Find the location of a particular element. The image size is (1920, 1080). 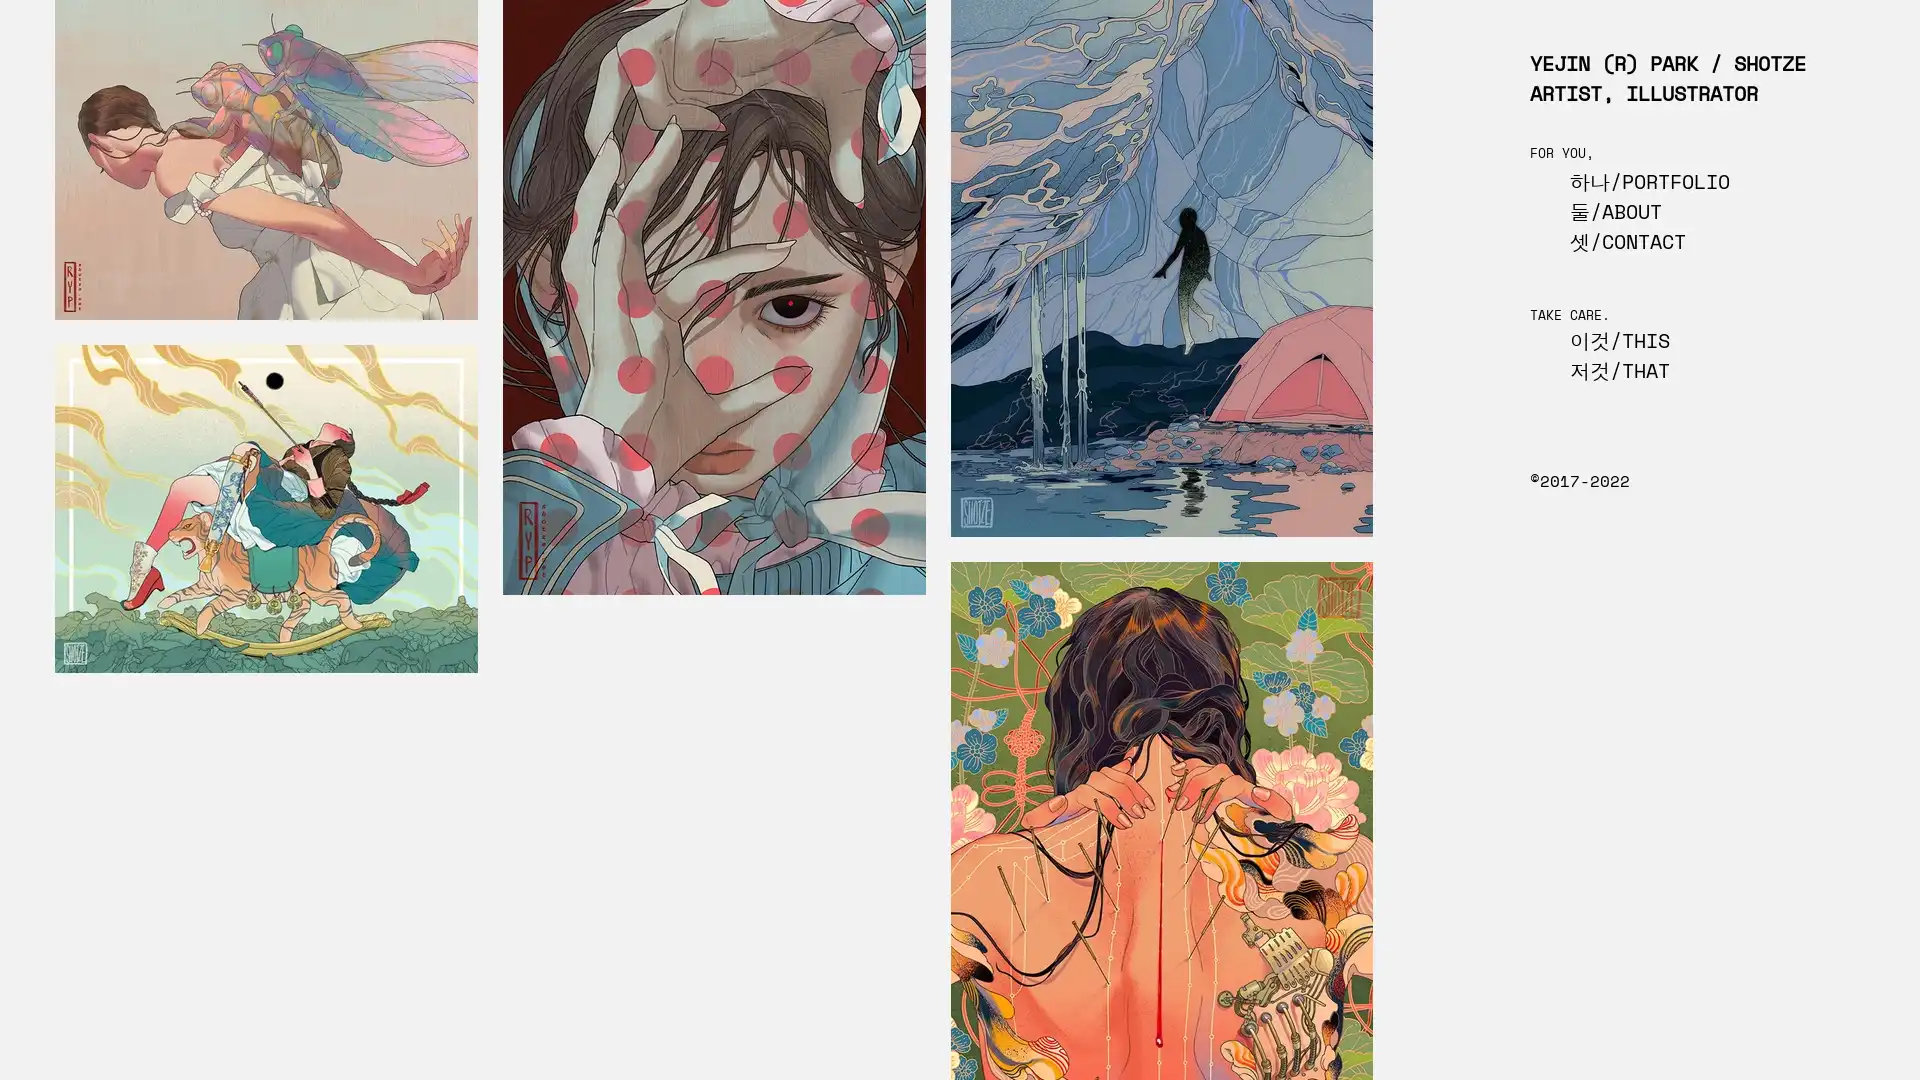

TIGER (THE HUNTER) is located at coordinates (265, 508).